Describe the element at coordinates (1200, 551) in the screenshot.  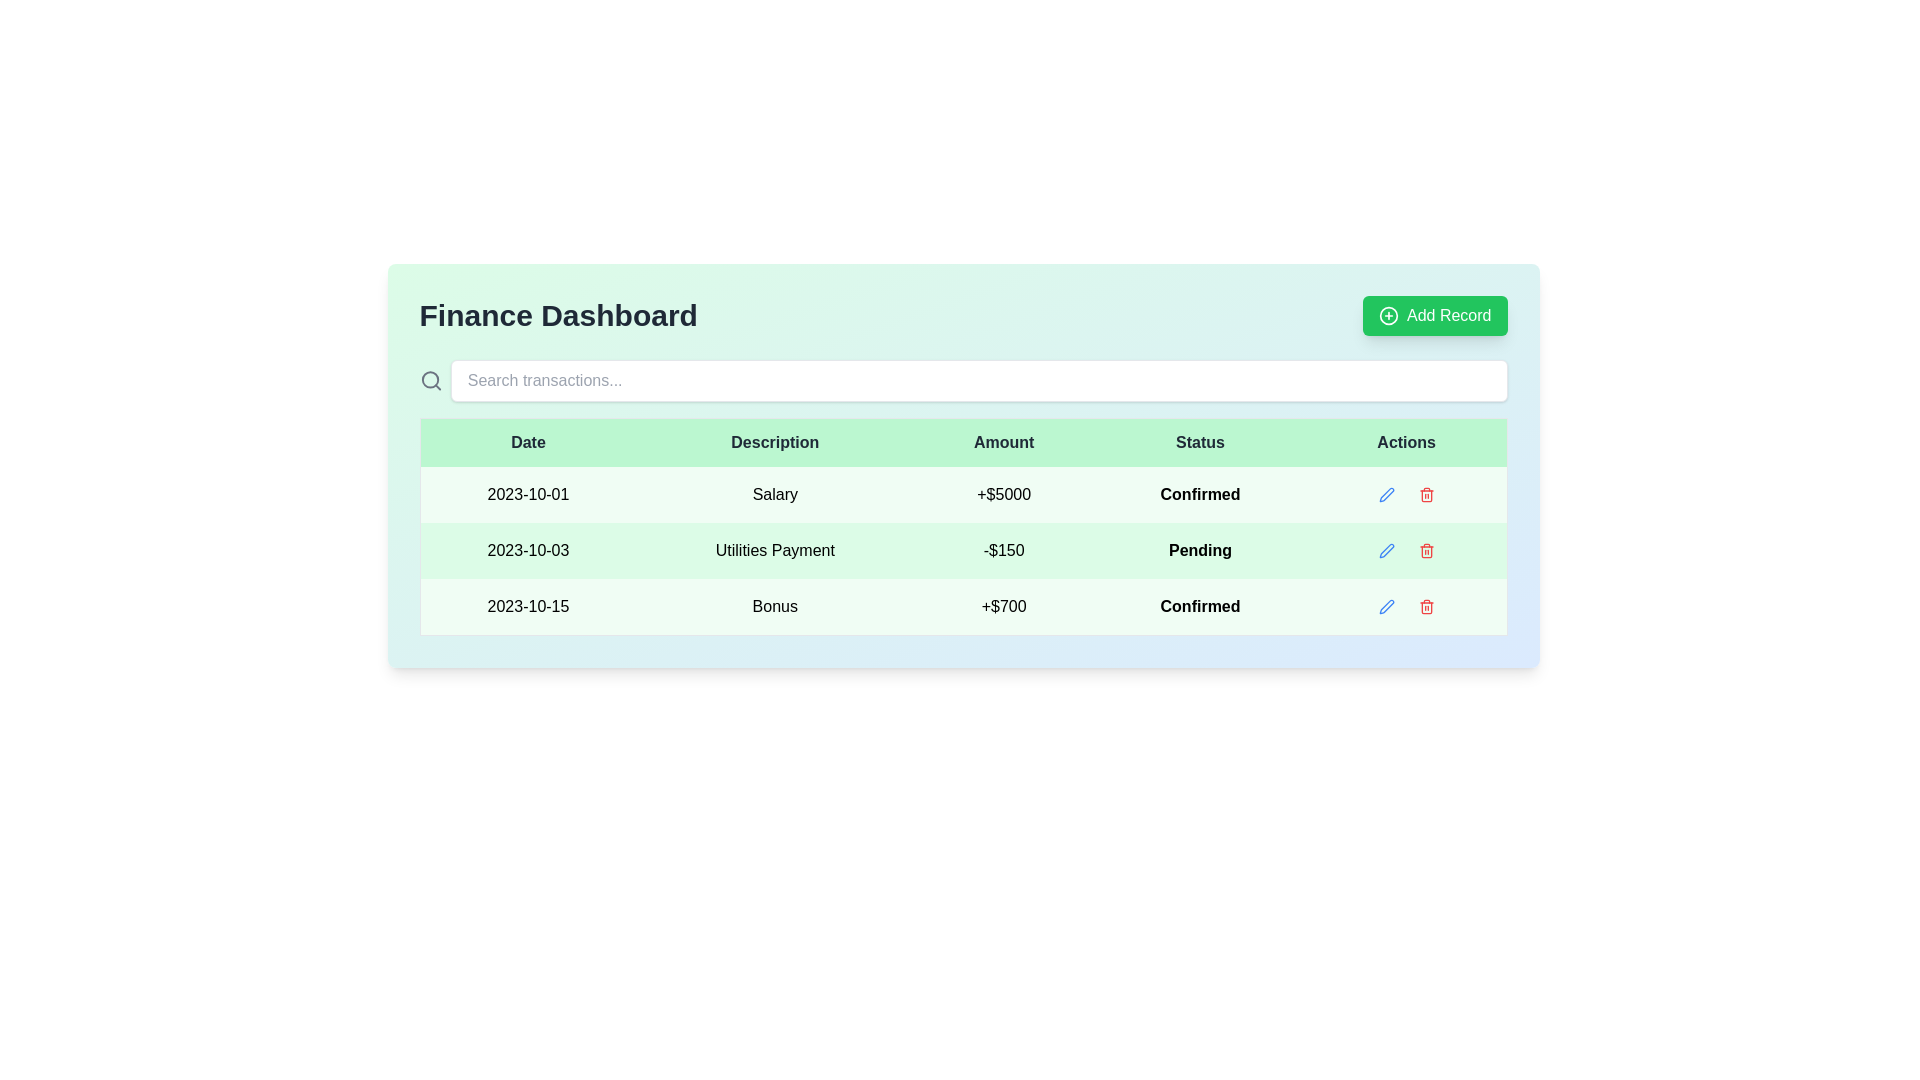
I see `the 'Pending' text label in the 'Status' column of the second row in the Finance Dashboard table` at that location.